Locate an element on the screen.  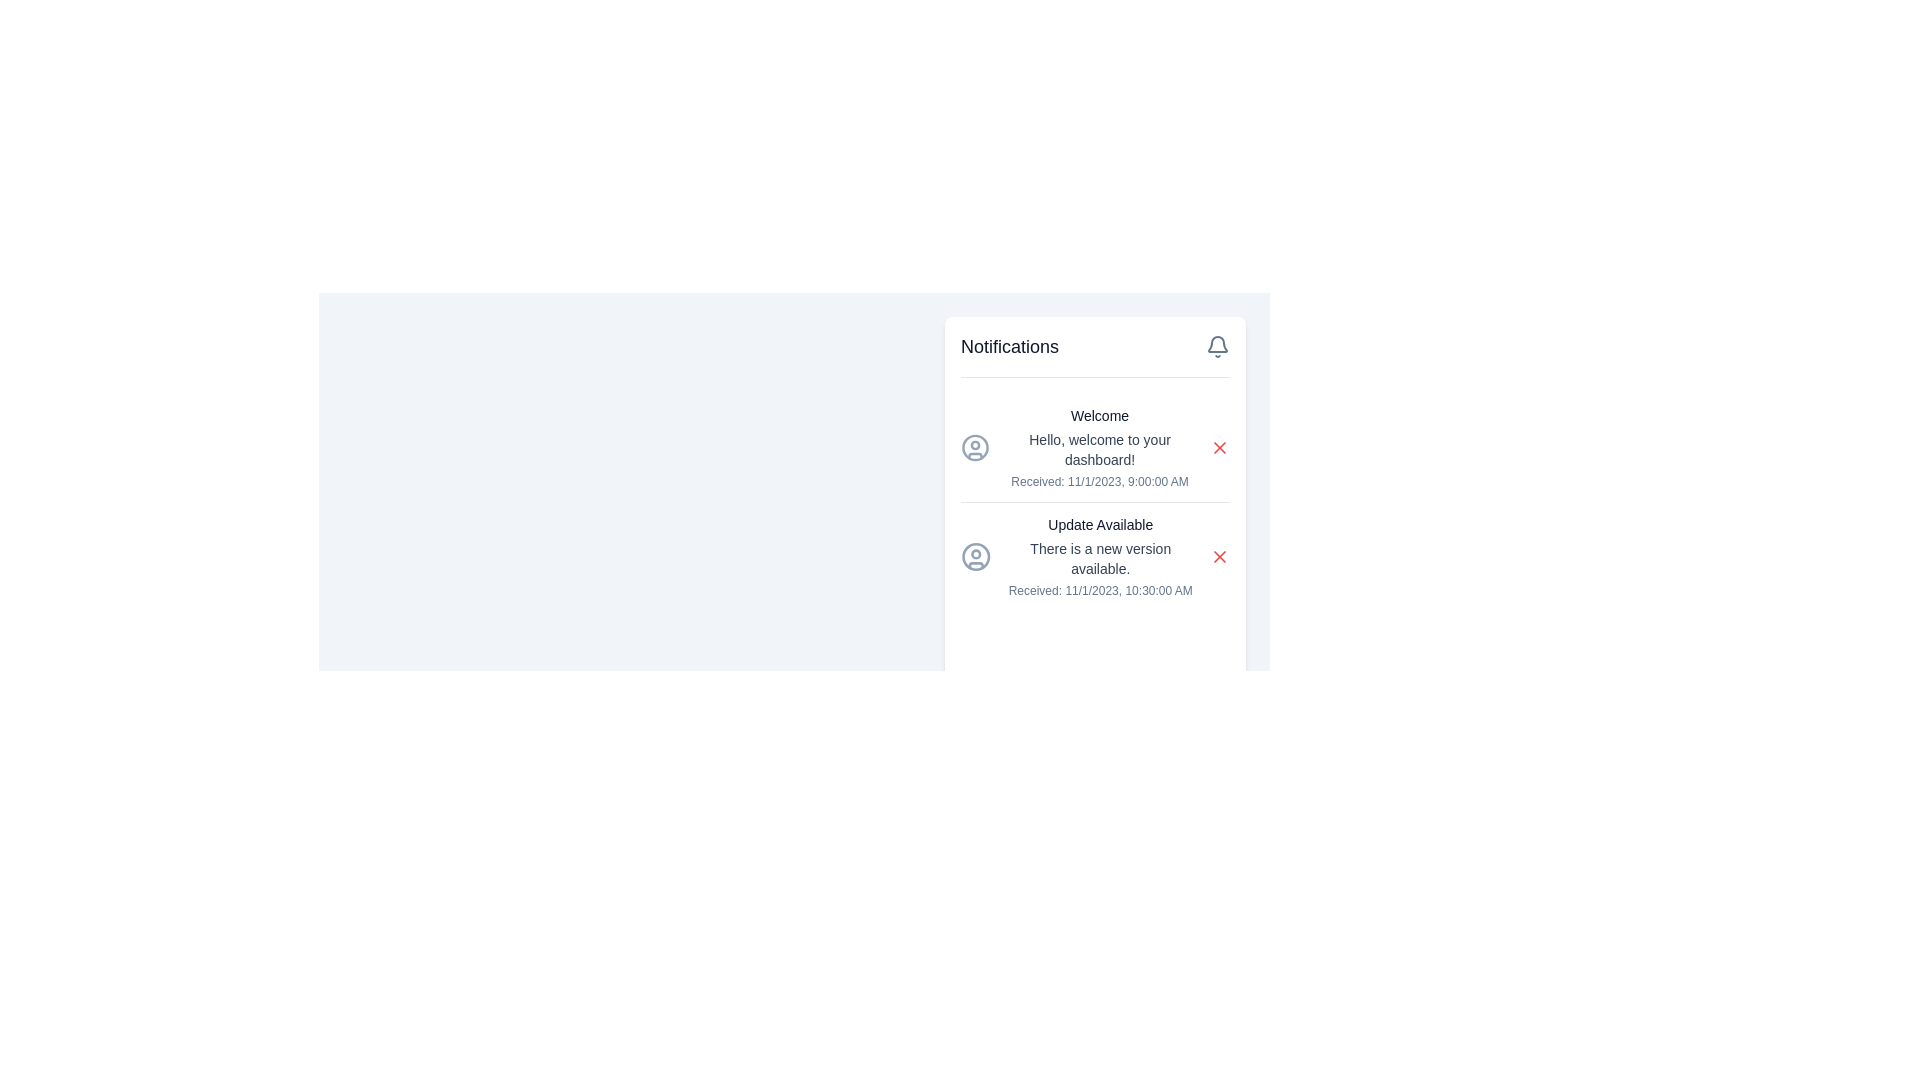
the outermost gray circular outline of the user profile icon located in the second notification entry of the notification drop-down panel is located at coordinates (975, 446).